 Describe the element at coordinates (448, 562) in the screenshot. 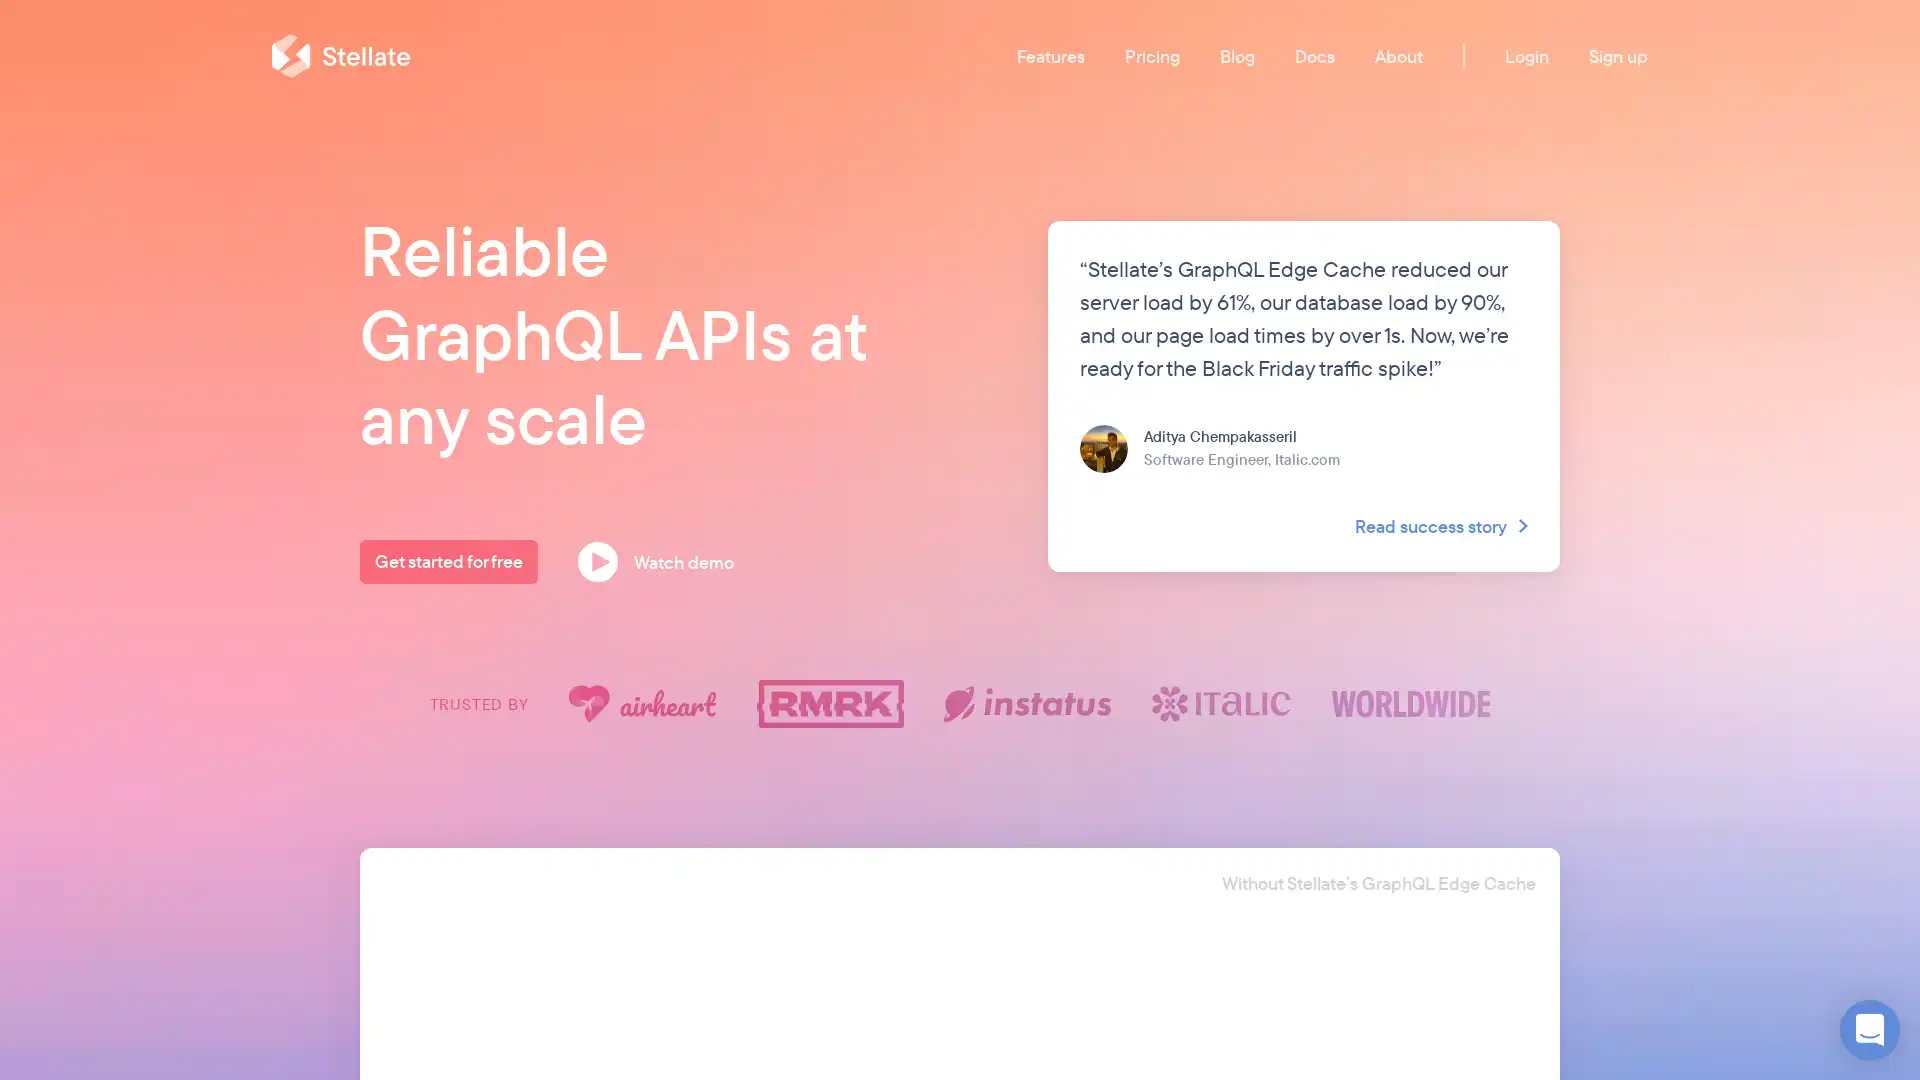

I see `Get started for free` at that location.